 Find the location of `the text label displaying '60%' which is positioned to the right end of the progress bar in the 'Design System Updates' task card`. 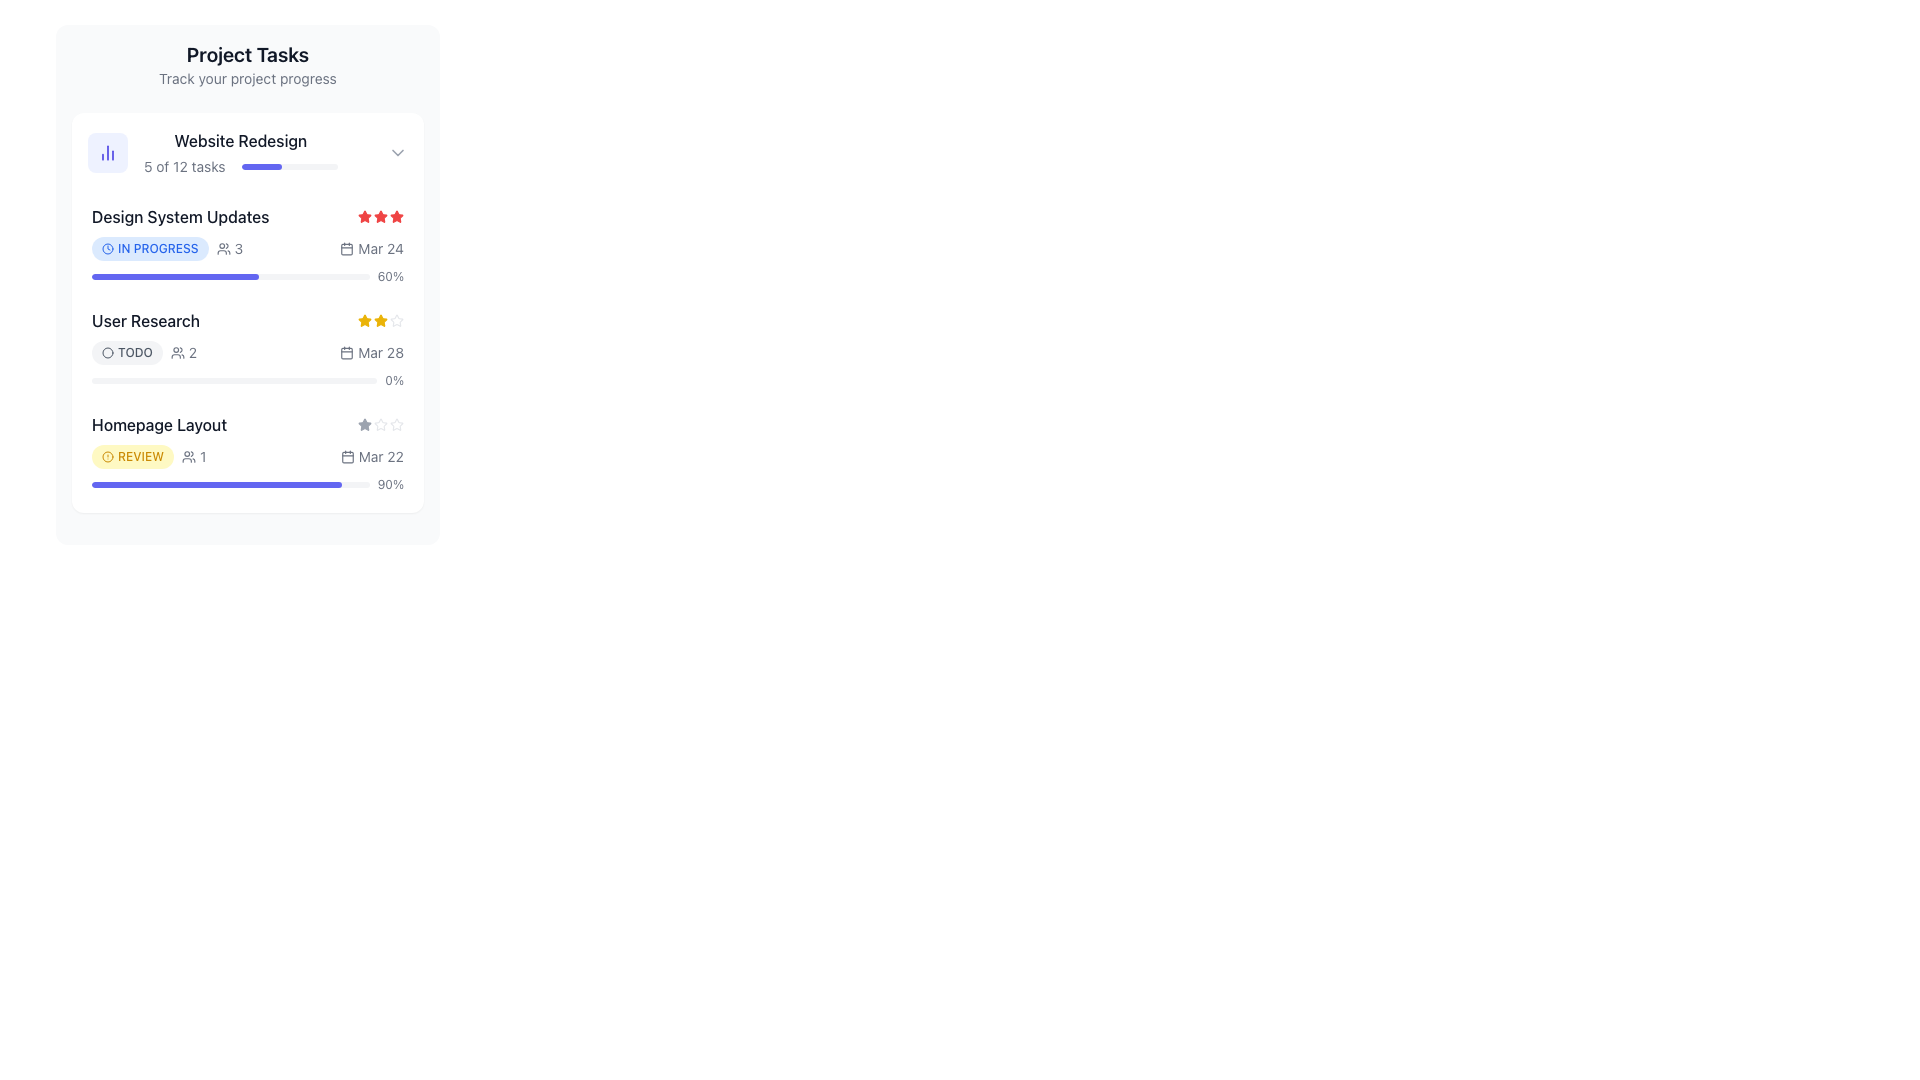

the text label displaying '60%' which is positioned to the right end of the progress bar in the 'Design System Updates' task card is located at coordinates (390, 277).